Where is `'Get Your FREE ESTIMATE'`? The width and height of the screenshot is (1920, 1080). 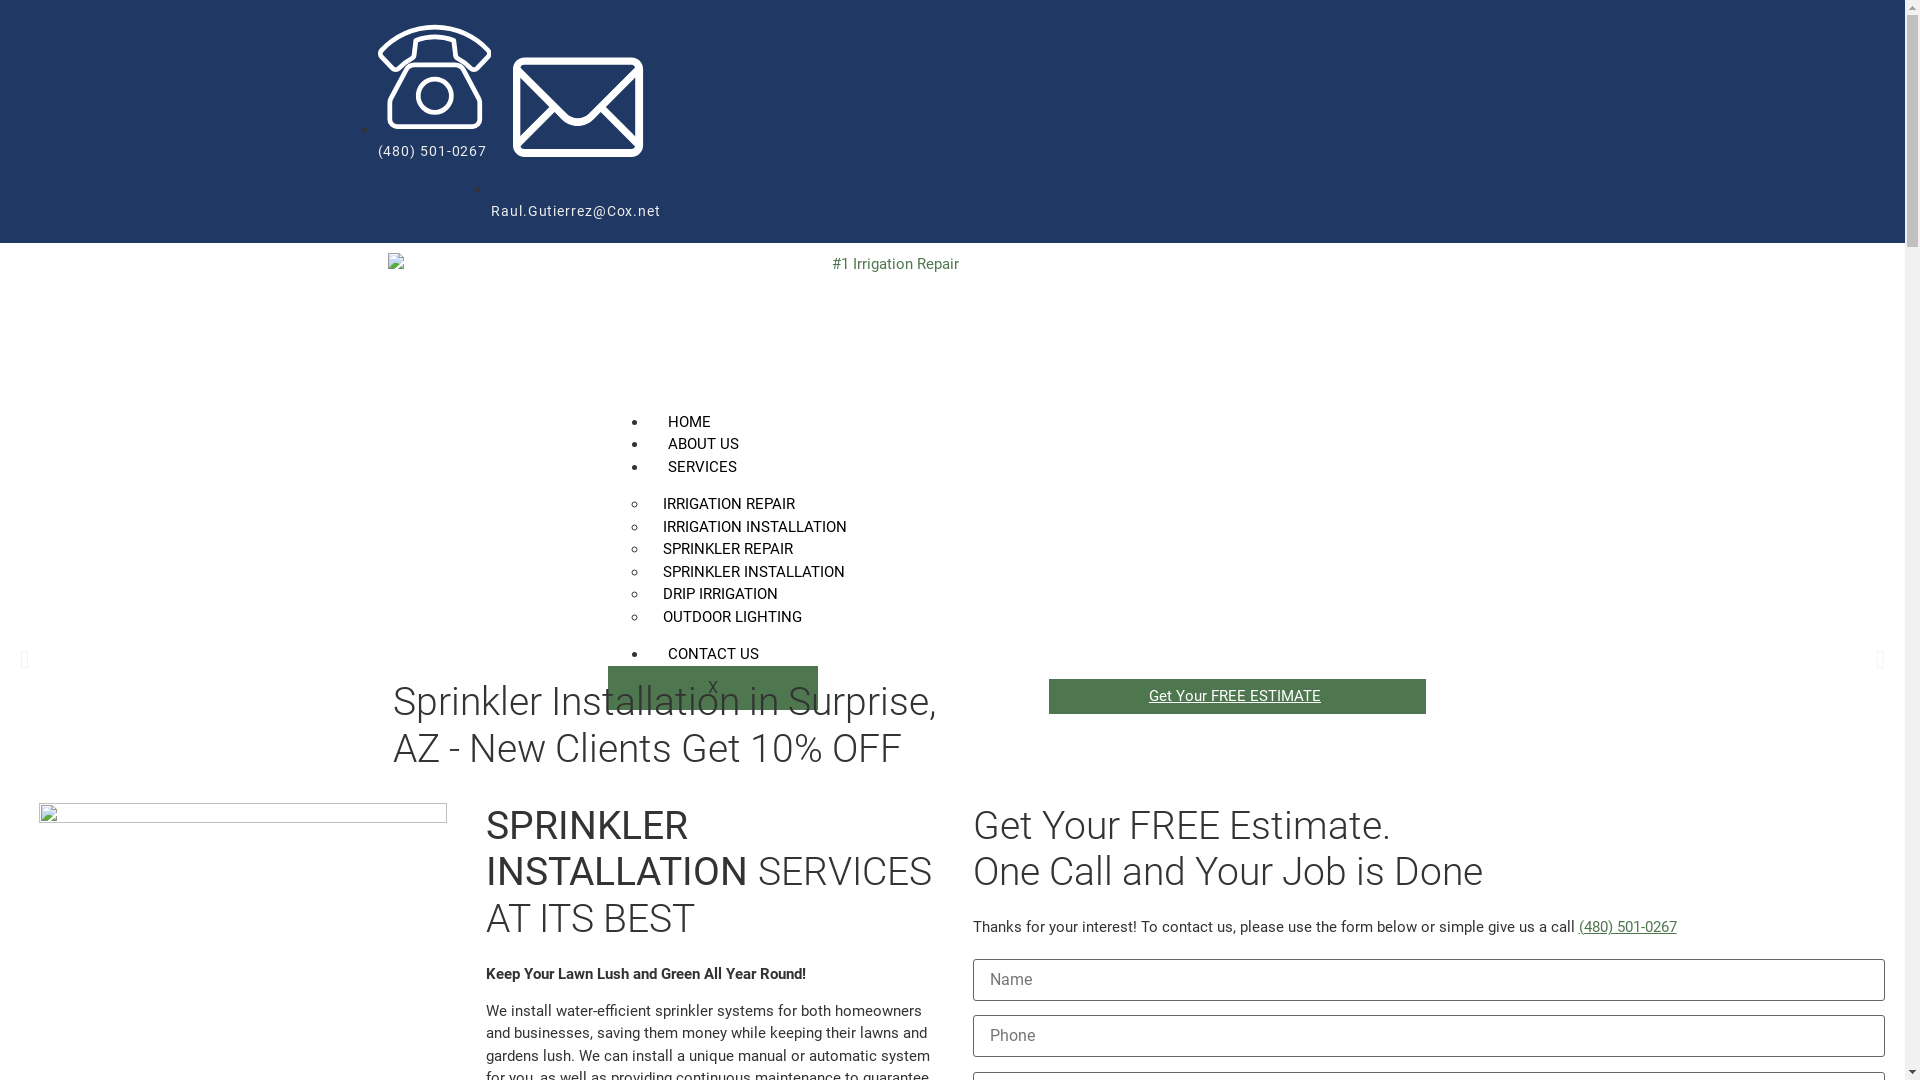
'Get Your FREE ESTIMATE' is located at coordinates (1236, 695).